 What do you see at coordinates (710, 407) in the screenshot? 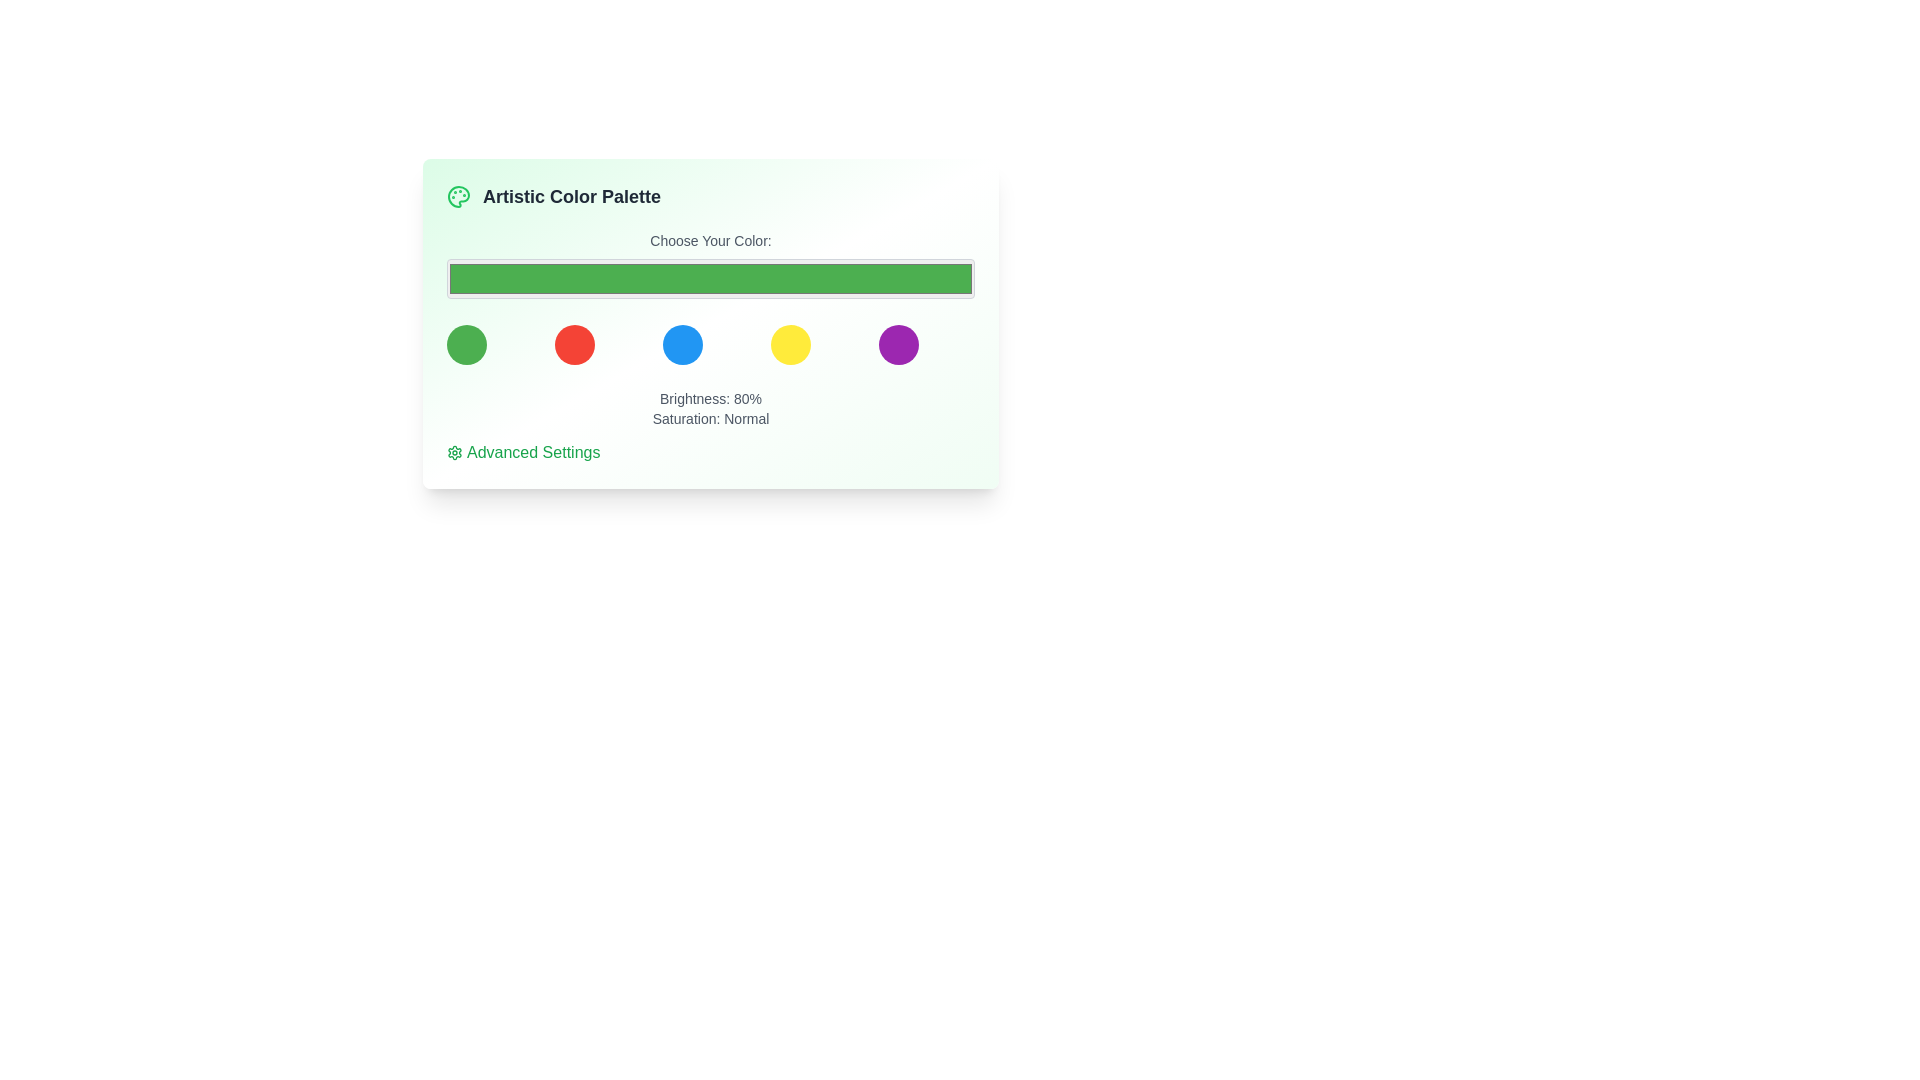
I see `the Text Display element that shows current settings or statuses related to brightness and saturation, positioned centrally below the circular color swatches and above the 'Advanced Settings' link` at bounding box center [710, 407].